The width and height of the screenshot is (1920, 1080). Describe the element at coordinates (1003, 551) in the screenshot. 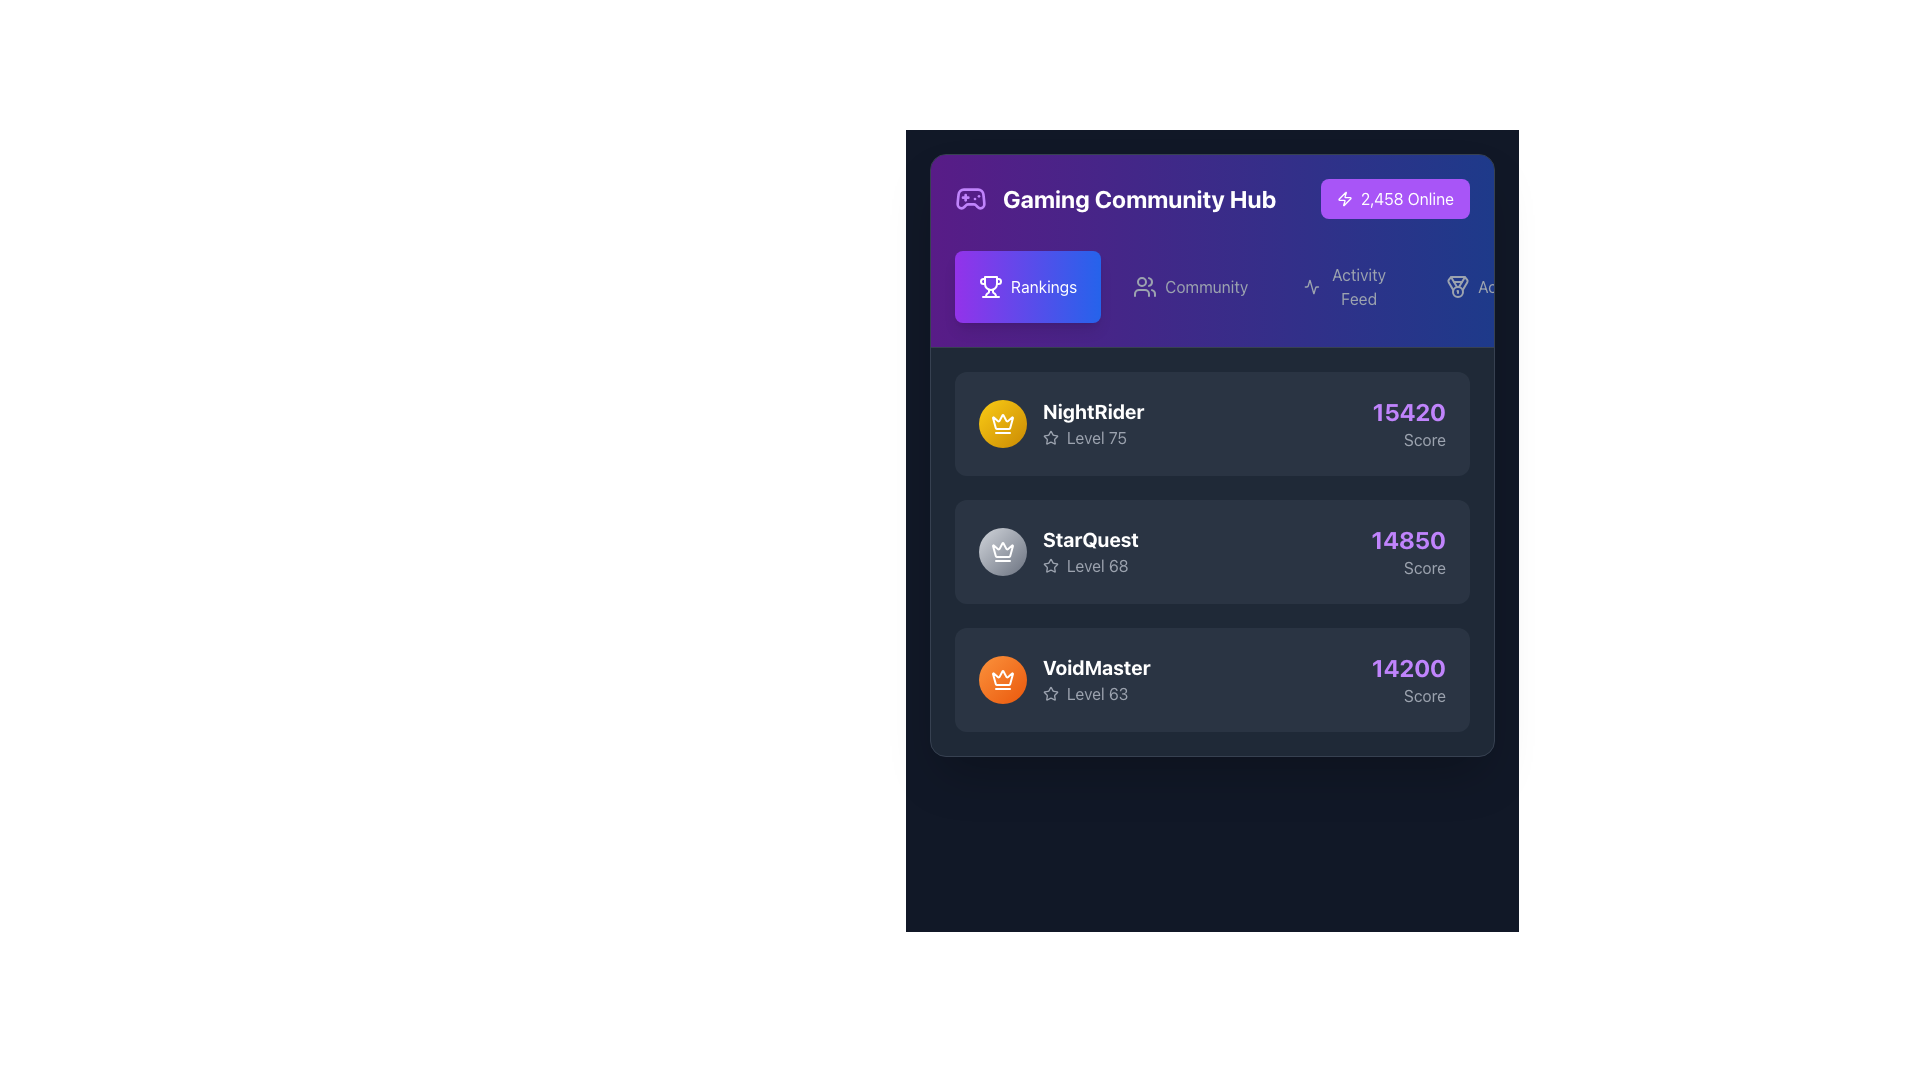

I see `the crown icon located in the middle section of the leaderboard list, which indicates an achievement for the 'StarQuest' entry` at that location.